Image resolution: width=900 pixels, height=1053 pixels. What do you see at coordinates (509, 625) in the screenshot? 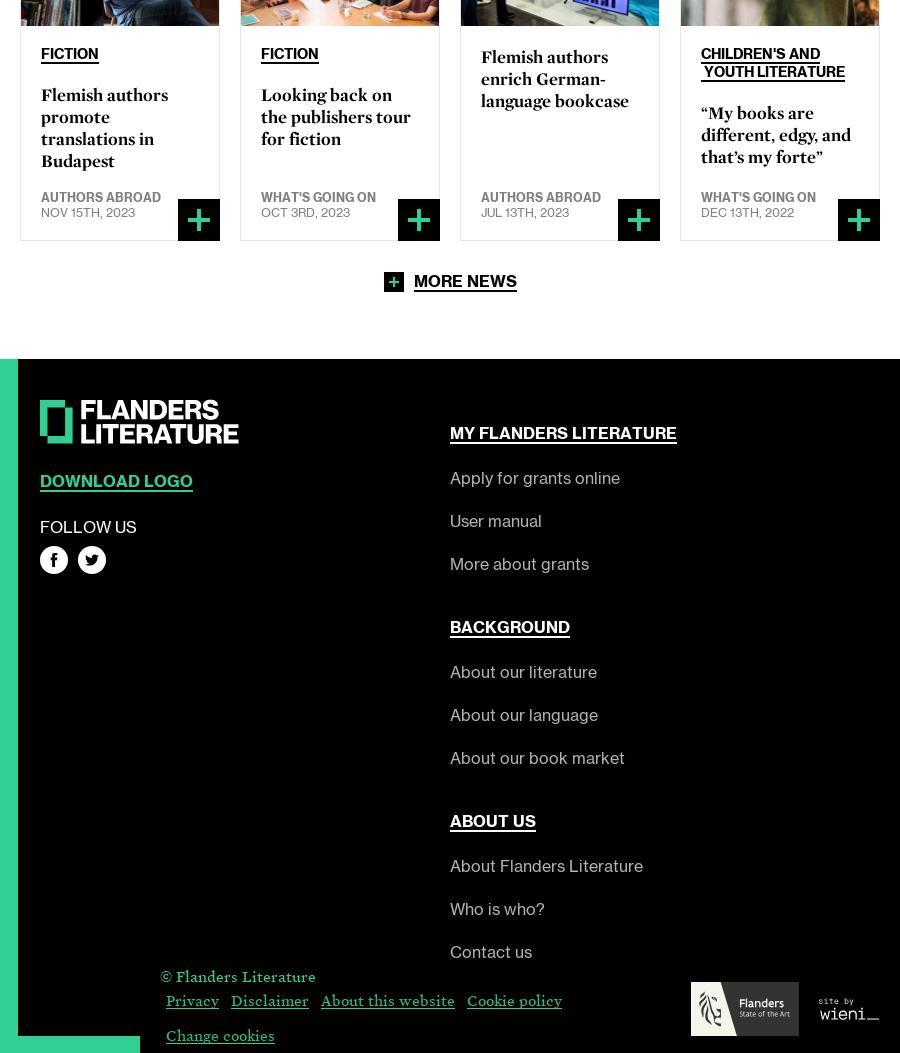
I see `'Background'` at bounding box center [509, 625].